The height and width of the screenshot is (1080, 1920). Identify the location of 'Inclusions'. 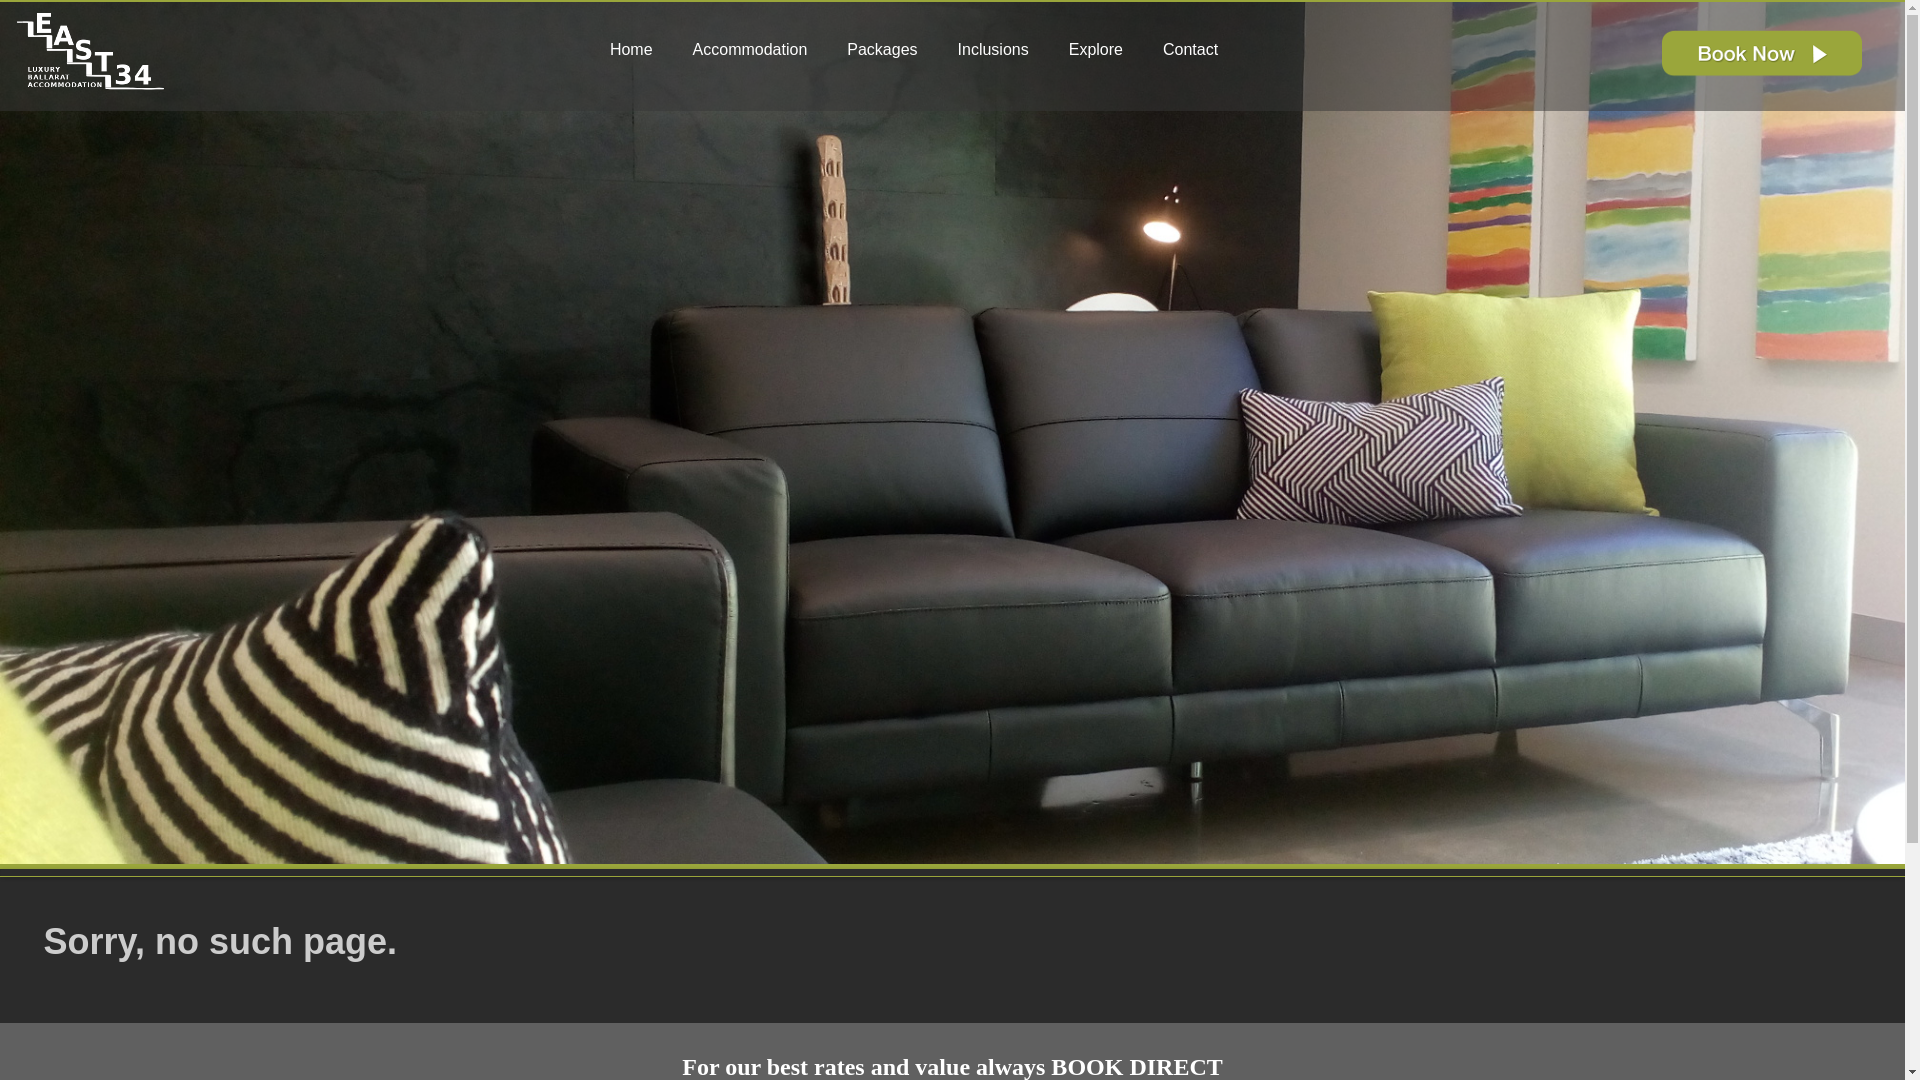
(944, 49).